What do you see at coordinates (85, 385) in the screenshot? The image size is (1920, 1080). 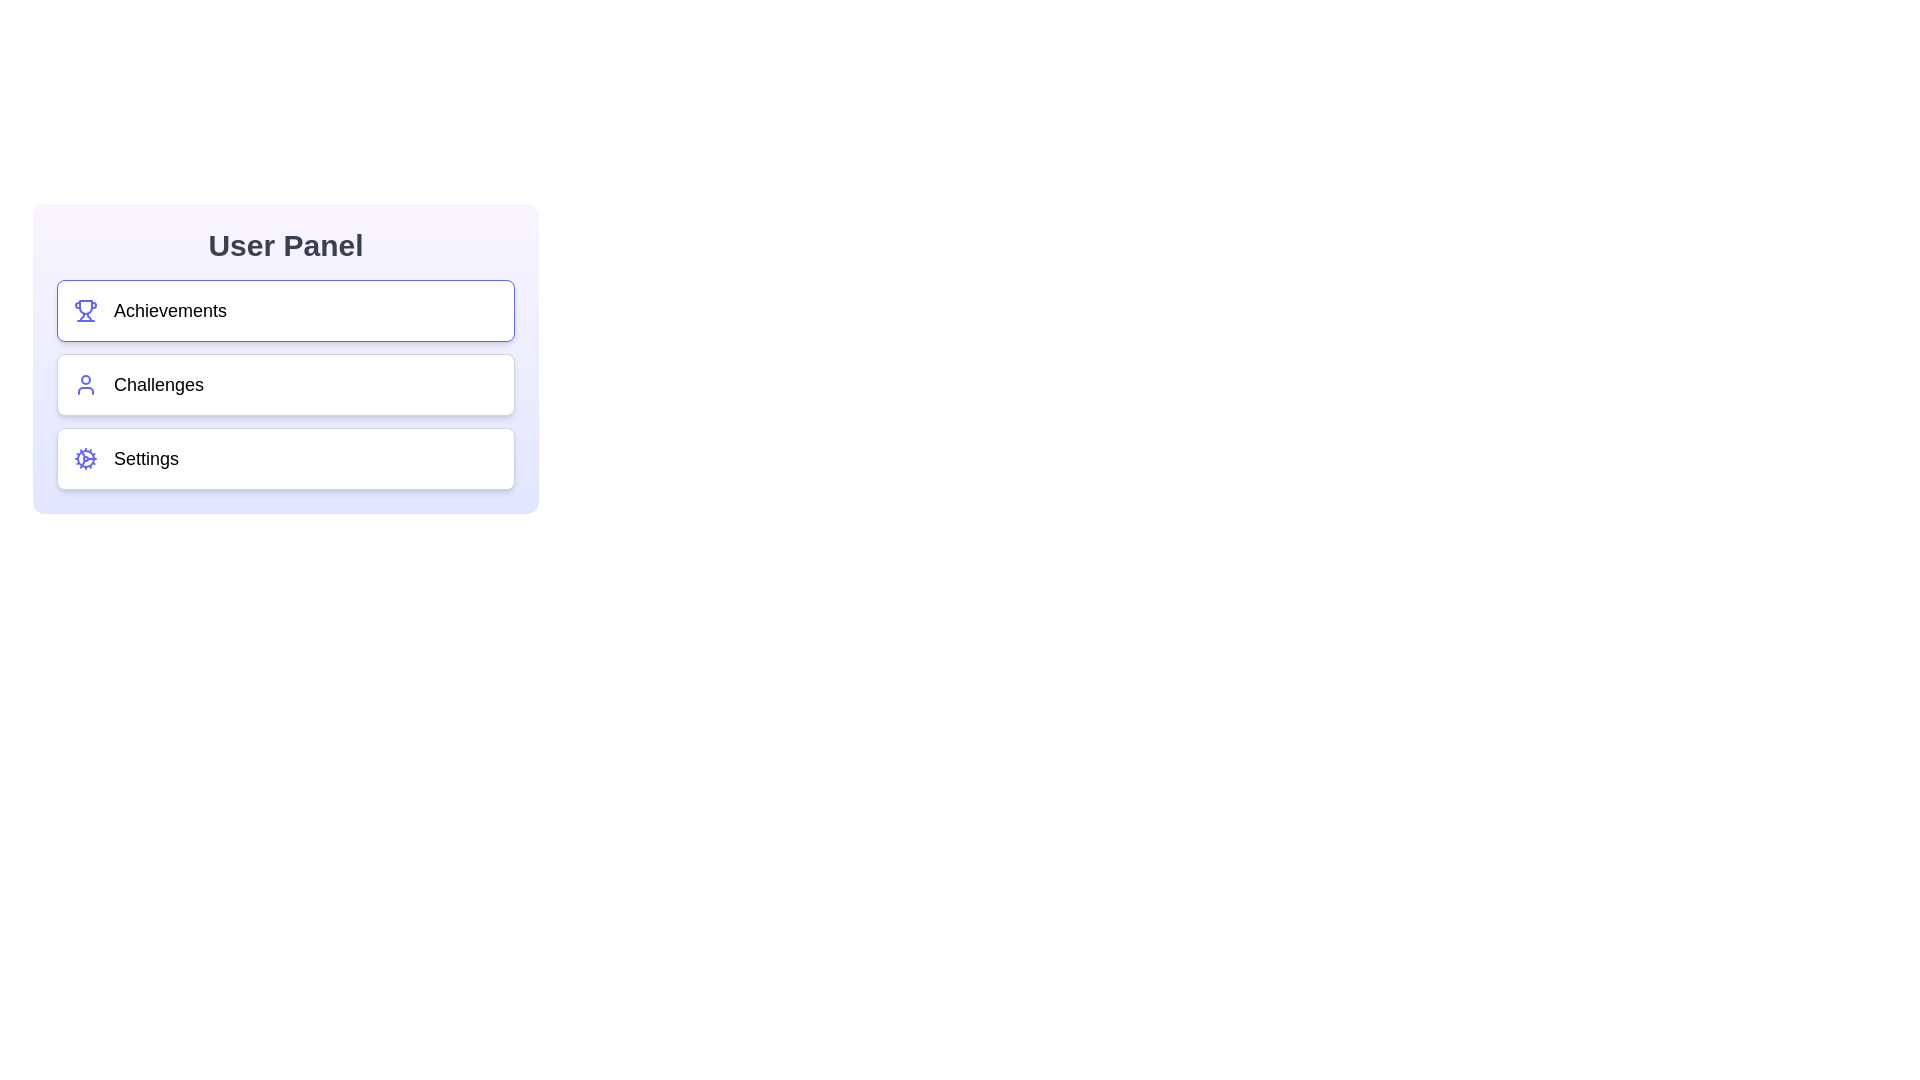 I see `the section icon corresponding to Challenges to inspect it` at bounding box center [85, 385].